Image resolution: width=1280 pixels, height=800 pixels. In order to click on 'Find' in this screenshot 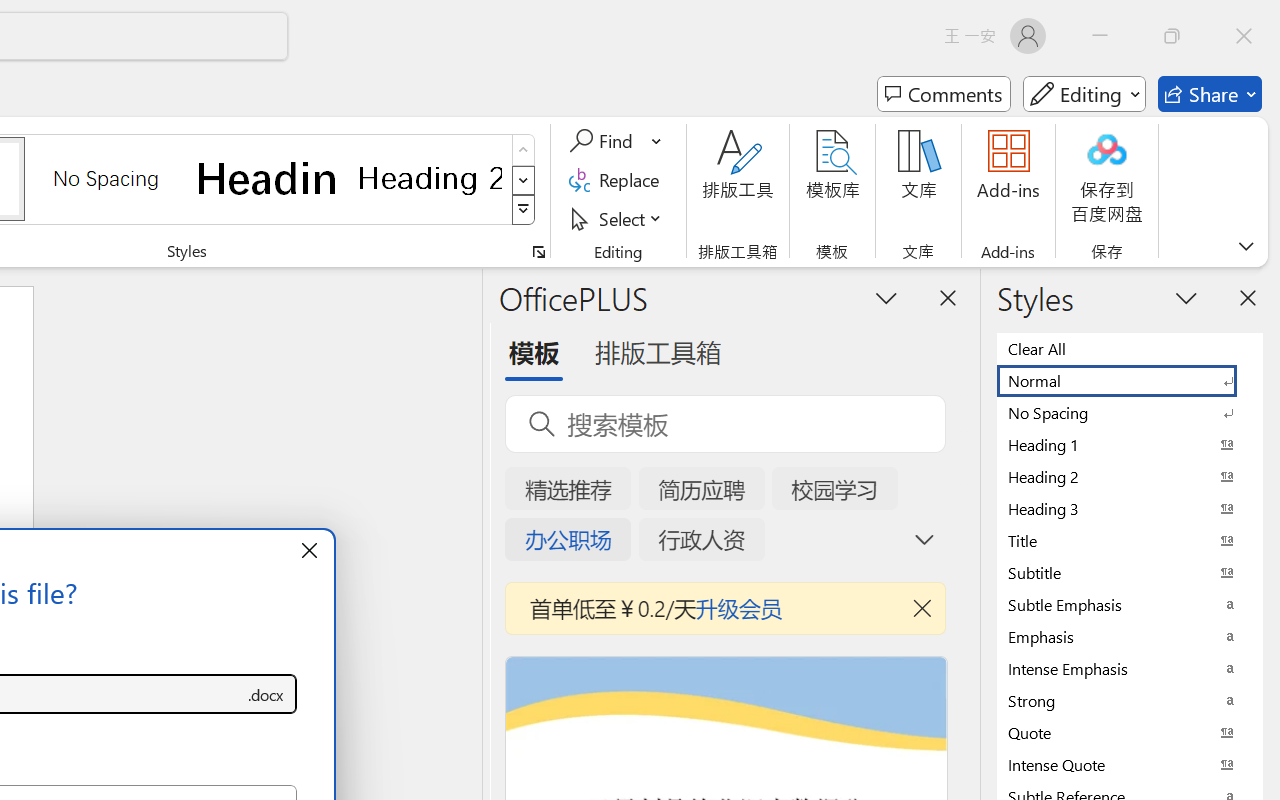, I will do `click(603, 141)`.